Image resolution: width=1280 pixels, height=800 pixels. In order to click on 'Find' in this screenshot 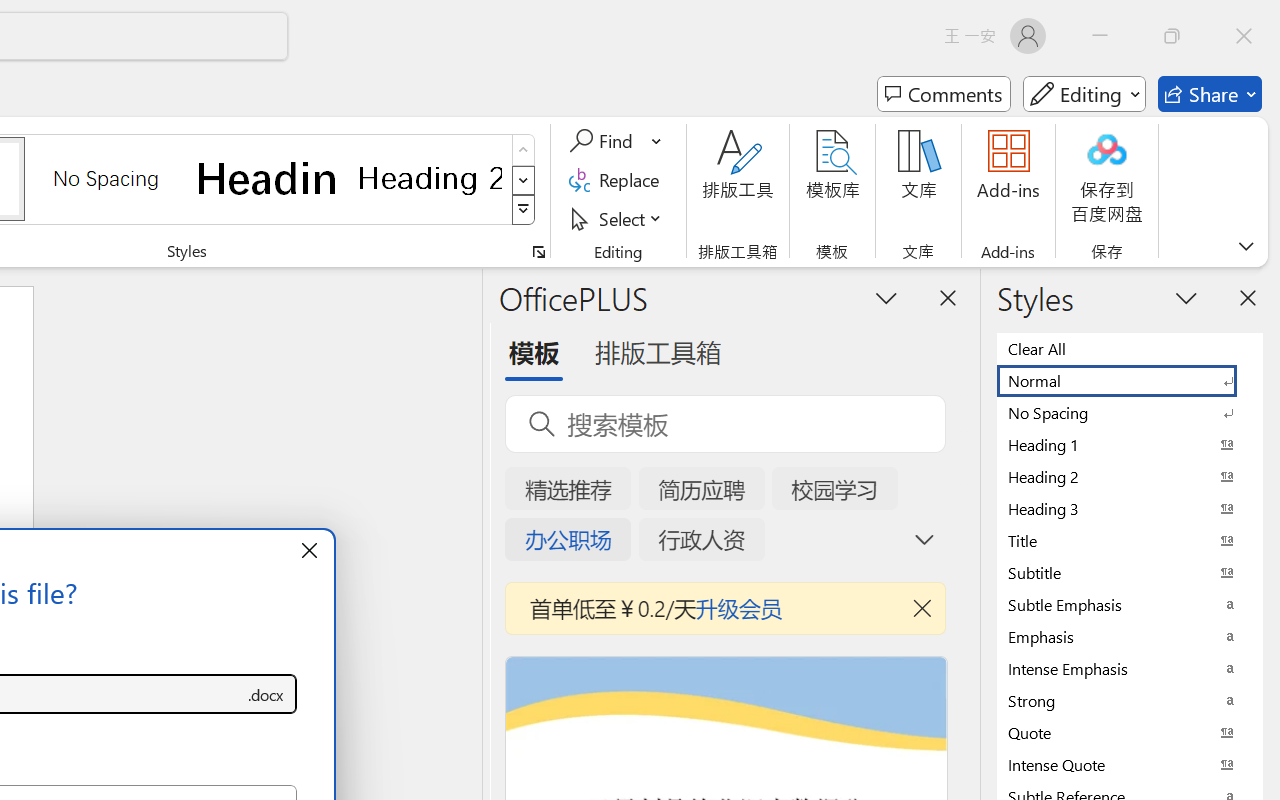, I will do `click(603, 141)`.